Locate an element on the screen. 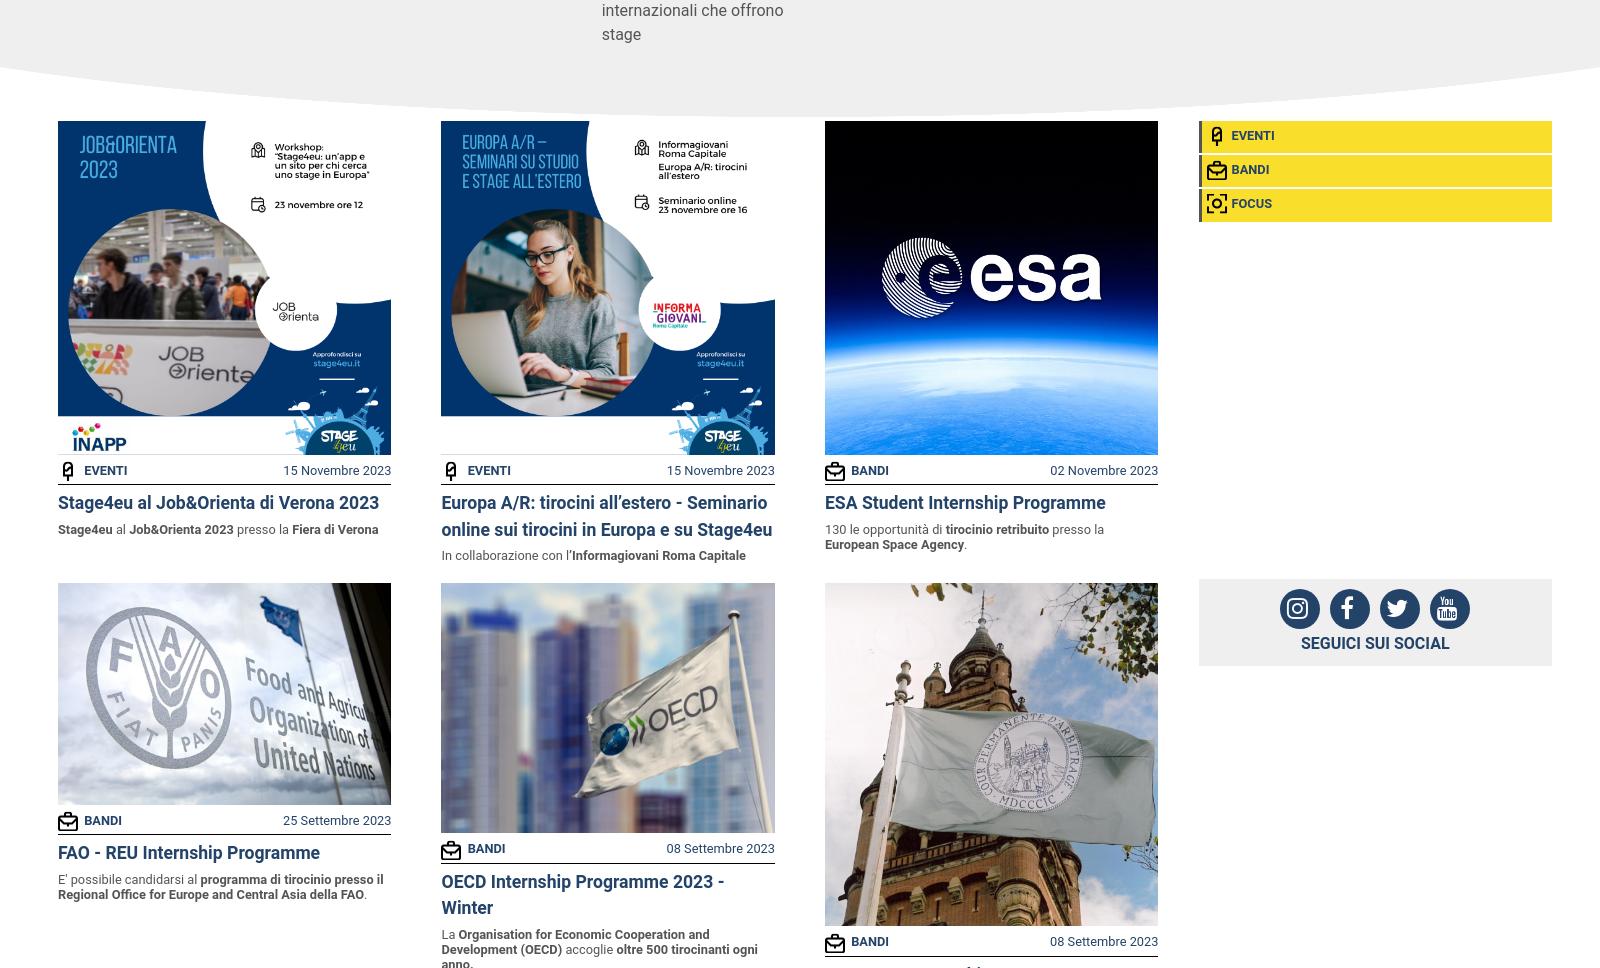  'Organisation for Economic Cooperation and Development (OECD)' is located at coordinates (439, 940).